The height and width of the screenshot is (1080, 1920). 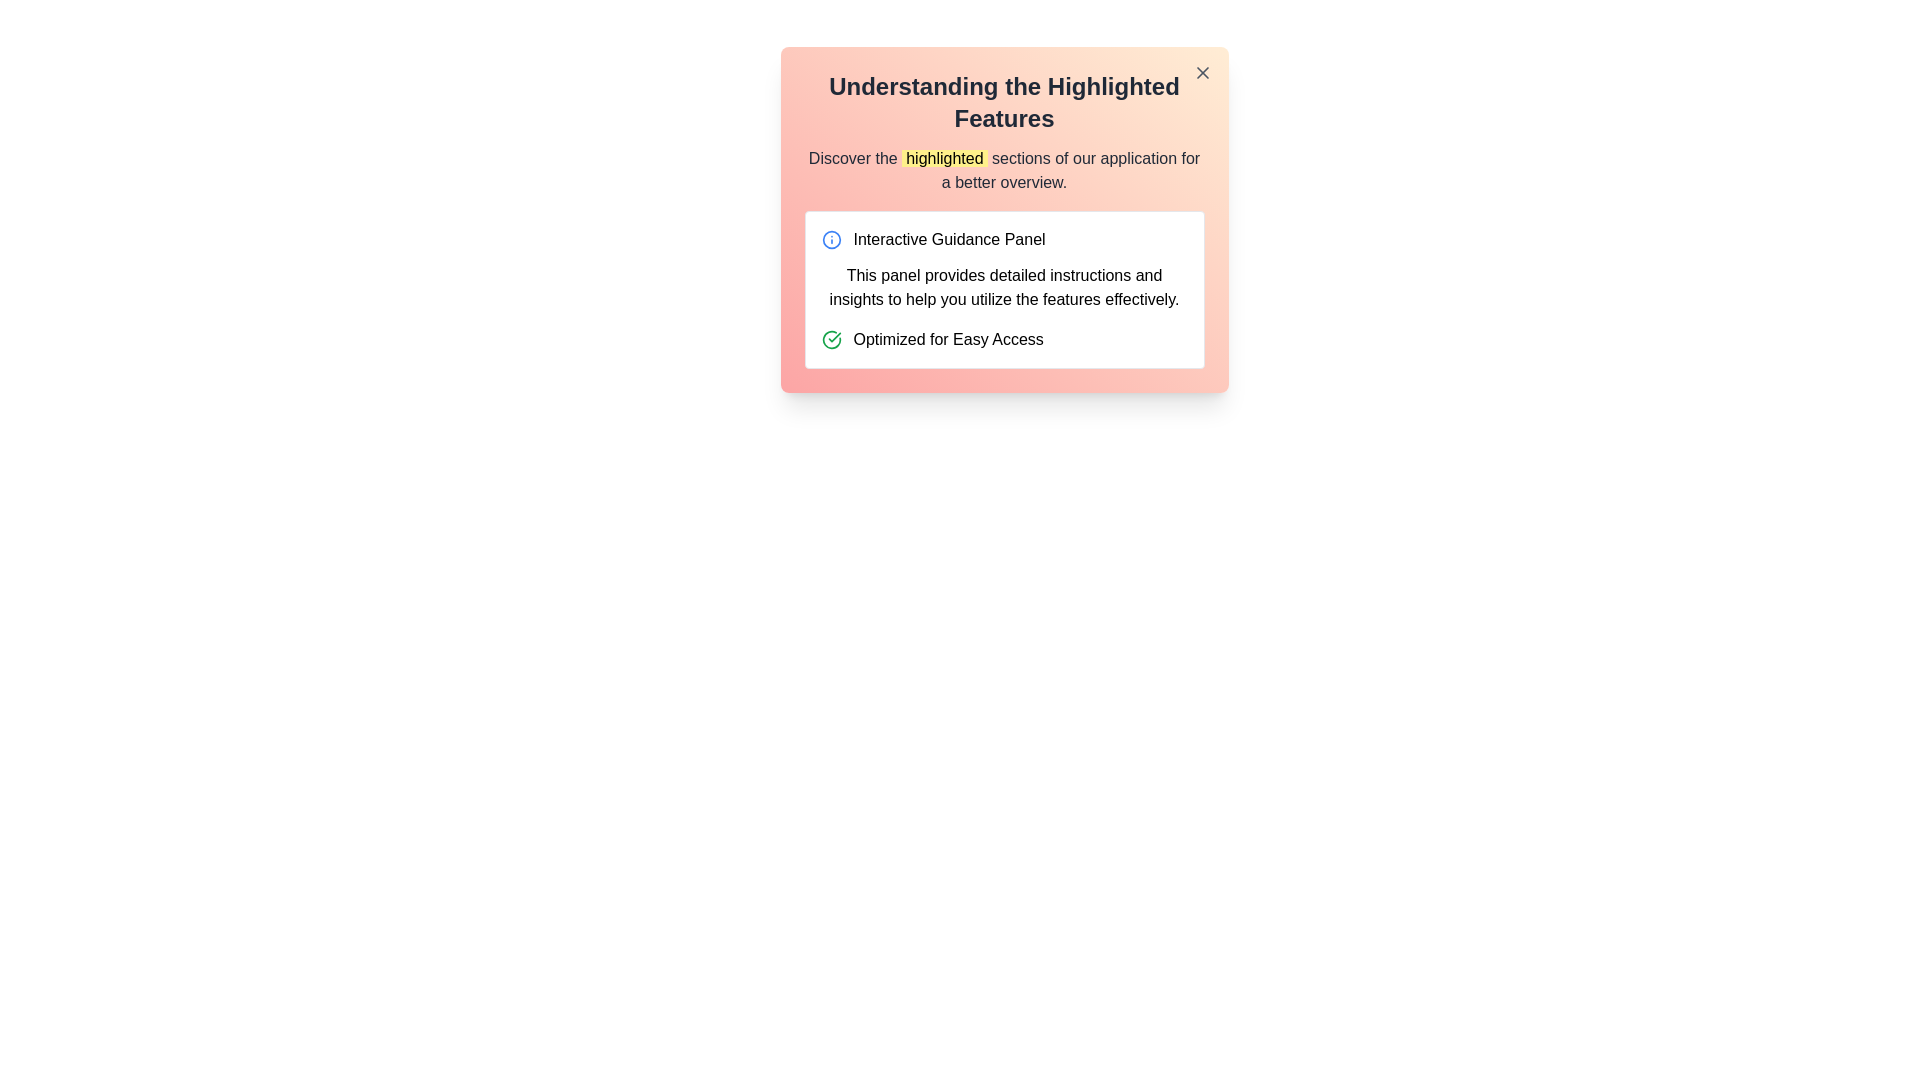 What do you see at coordinates (1004, 169) in the screenshot?
I see `the text block that says 'Discover the highlighted sections of our application for a better overview.' which is emphasized with a yellow background and located below the title 'Understanding the Highlighted Features'` at bounding box center [1004, 169].